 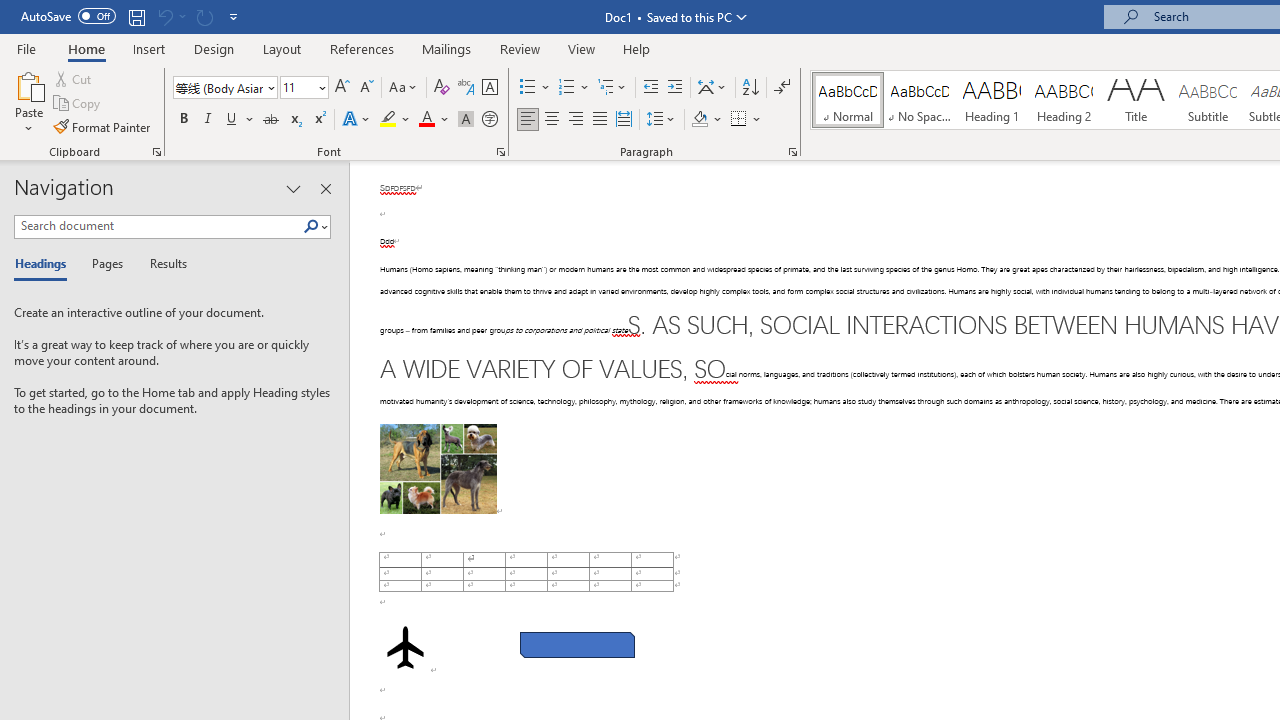 I want to click on 'Can', so click(x=170, y=16).